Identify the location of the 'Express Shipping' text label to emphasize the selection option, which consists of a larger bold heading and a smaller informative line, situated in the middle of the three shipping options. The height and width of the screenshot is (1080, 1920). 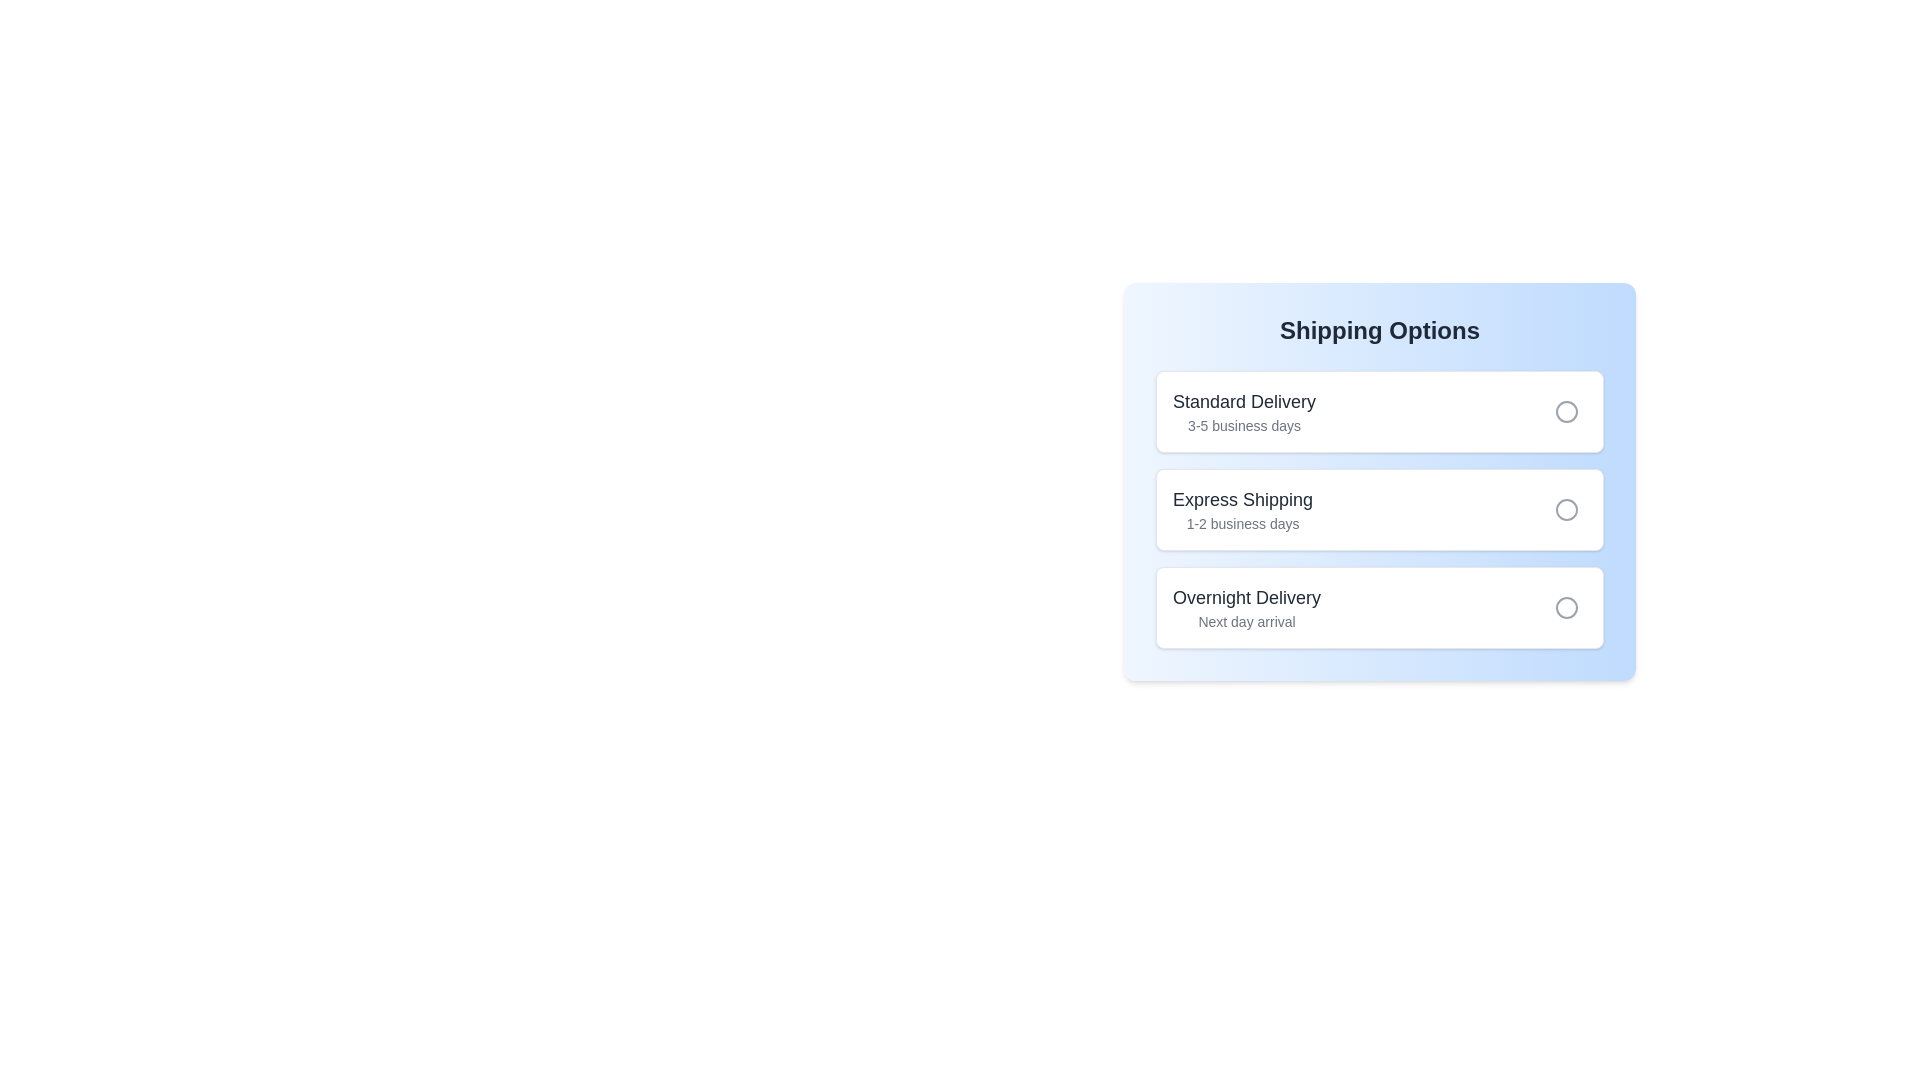
(1242, 508).